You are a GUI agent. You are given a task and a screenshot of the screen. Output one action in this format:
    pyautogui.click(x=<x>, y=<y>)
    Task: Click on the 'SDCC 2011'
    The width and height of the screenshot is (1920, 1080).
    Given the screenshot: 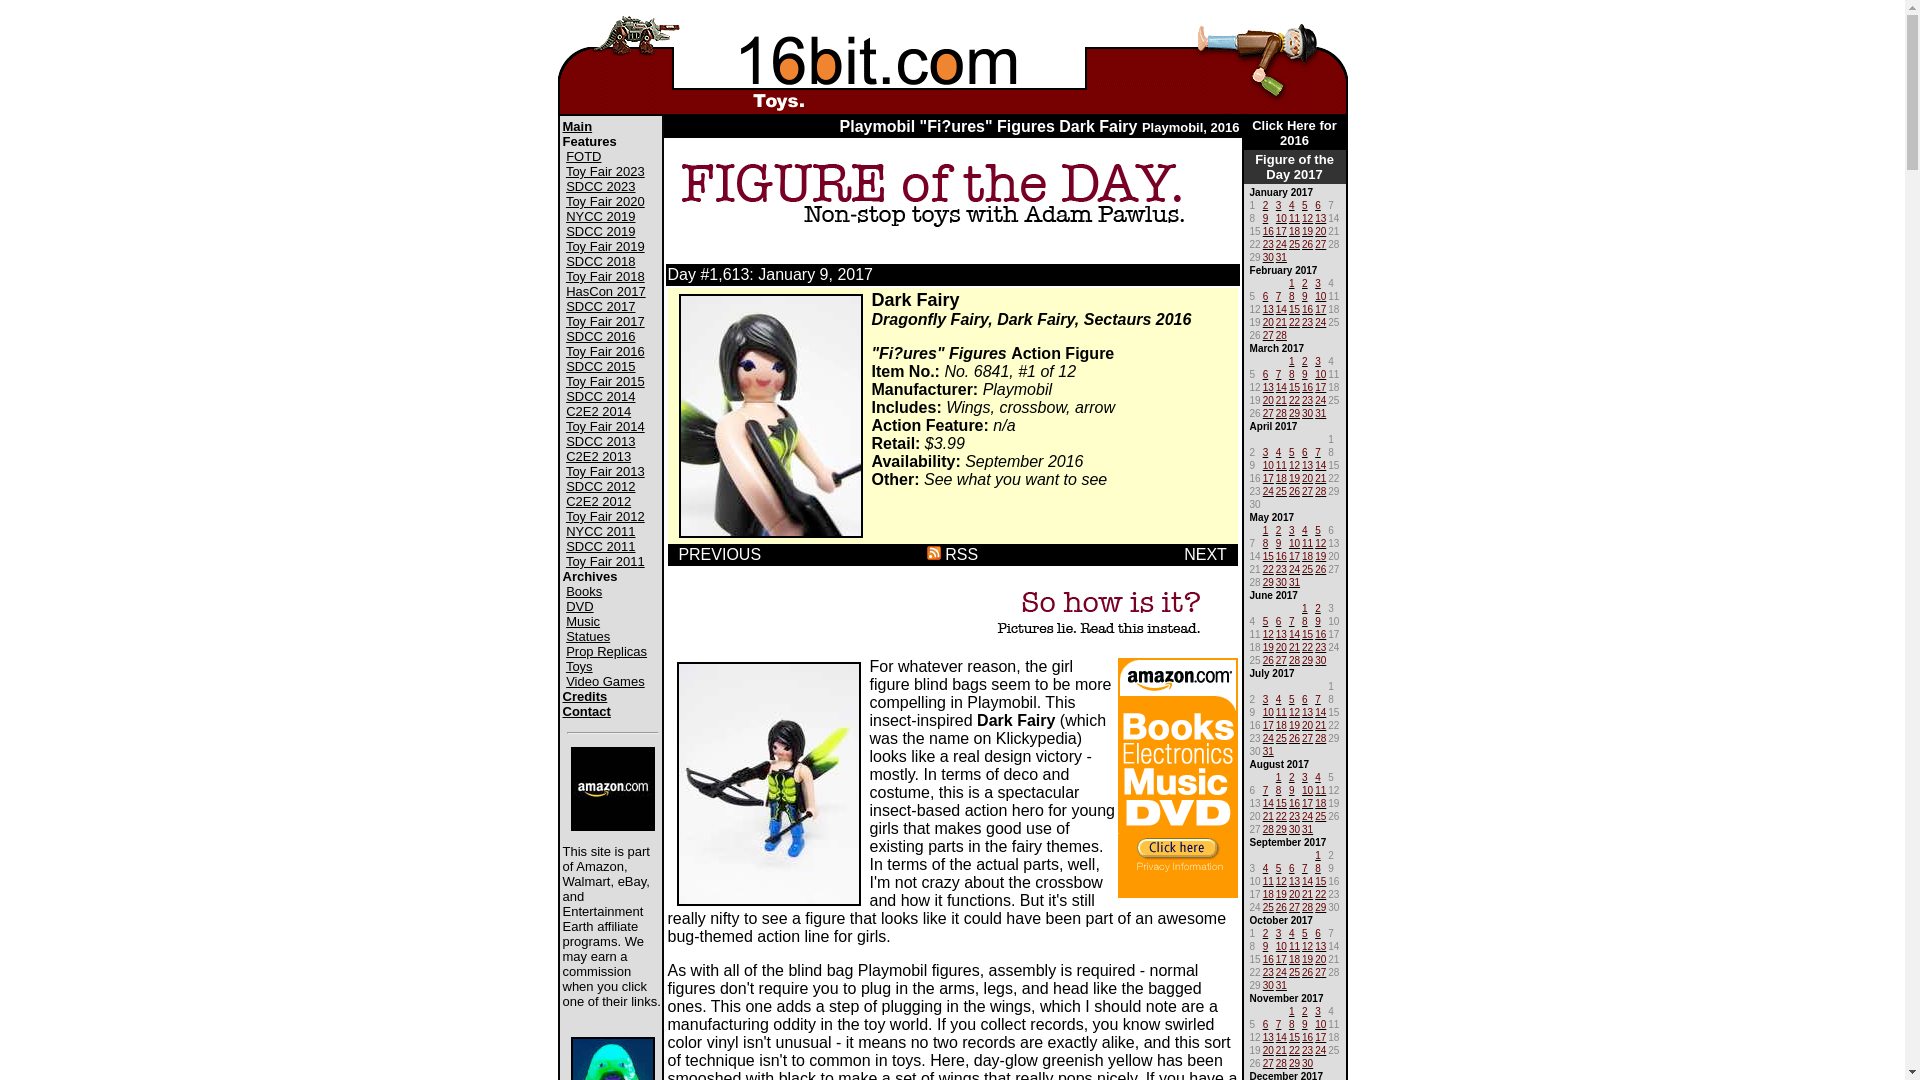 What is the action you would take?
    pyautogui.click(x=599, y=546)
    